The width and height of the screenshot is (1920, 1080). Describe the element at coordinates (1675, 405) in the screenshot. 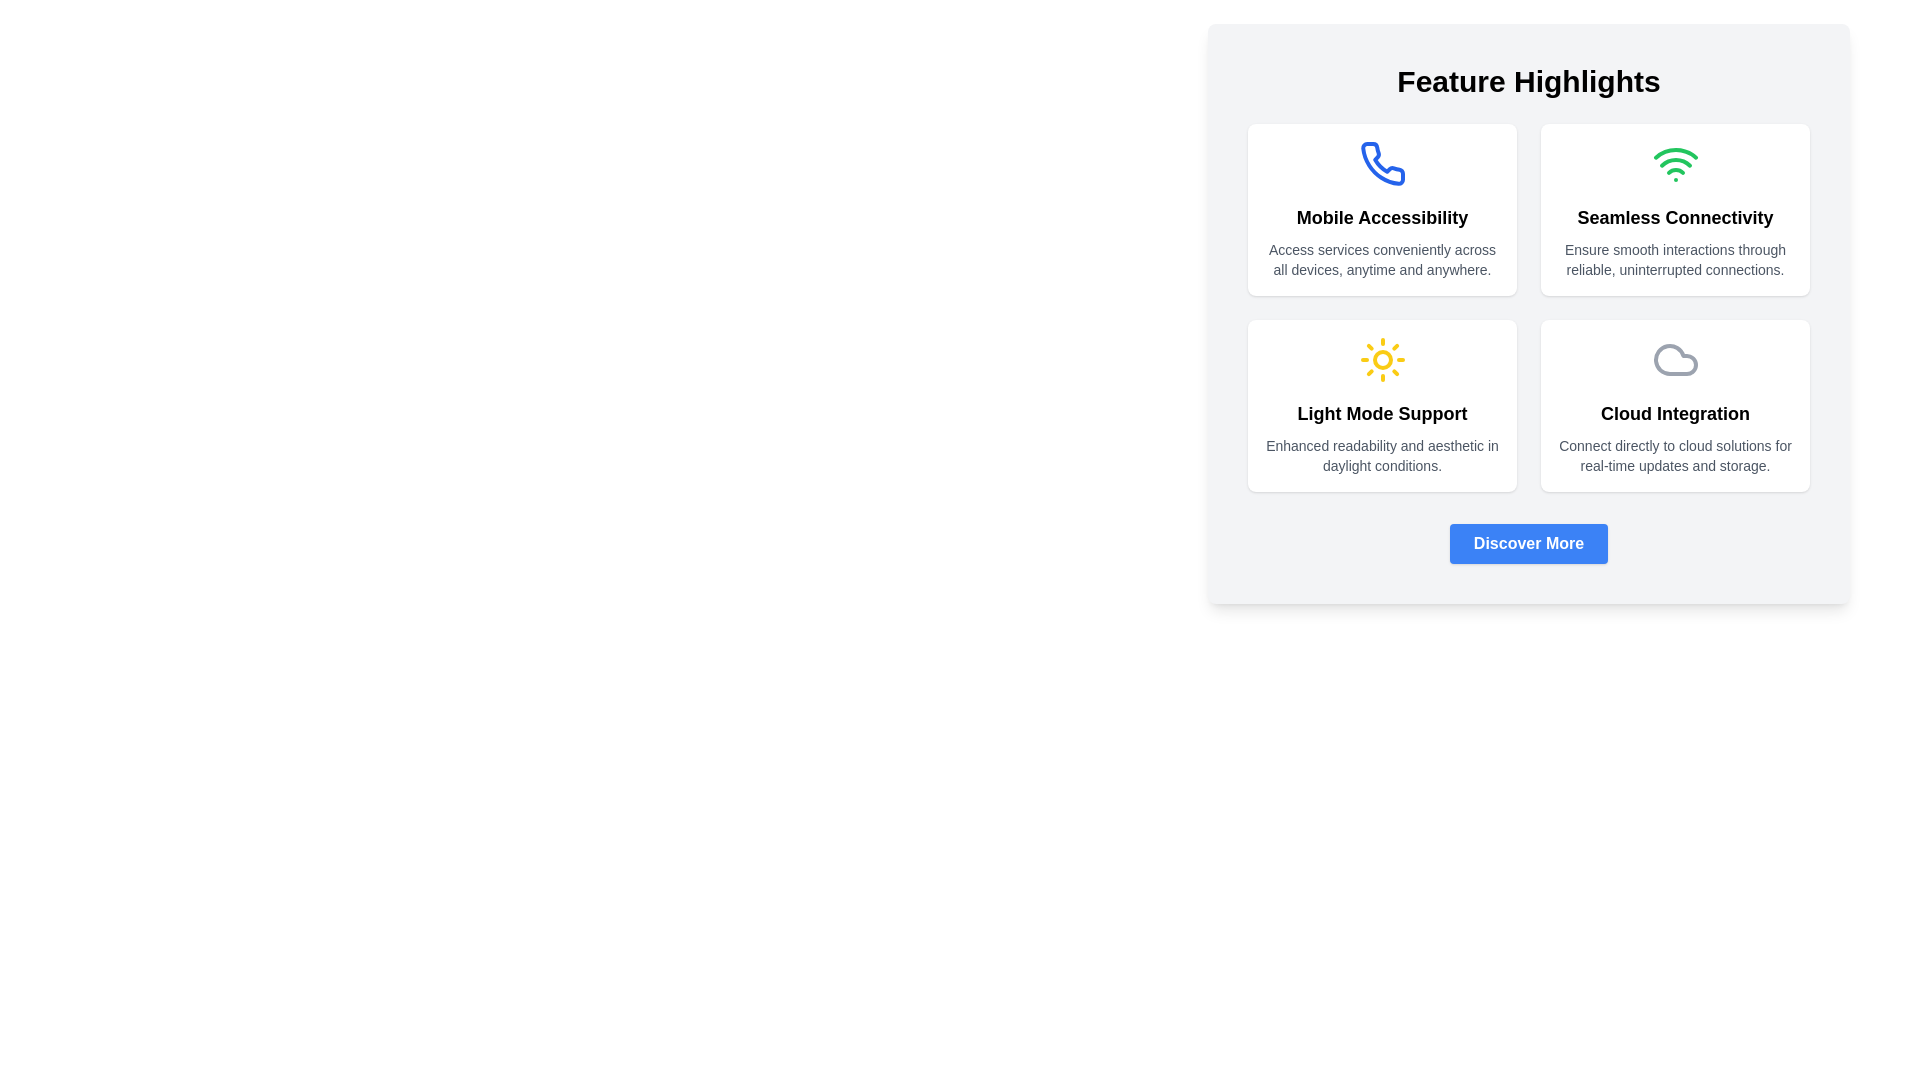

I see `the fourth card in the grid layout that describes the 'Cloud Integration' feature` at that location.